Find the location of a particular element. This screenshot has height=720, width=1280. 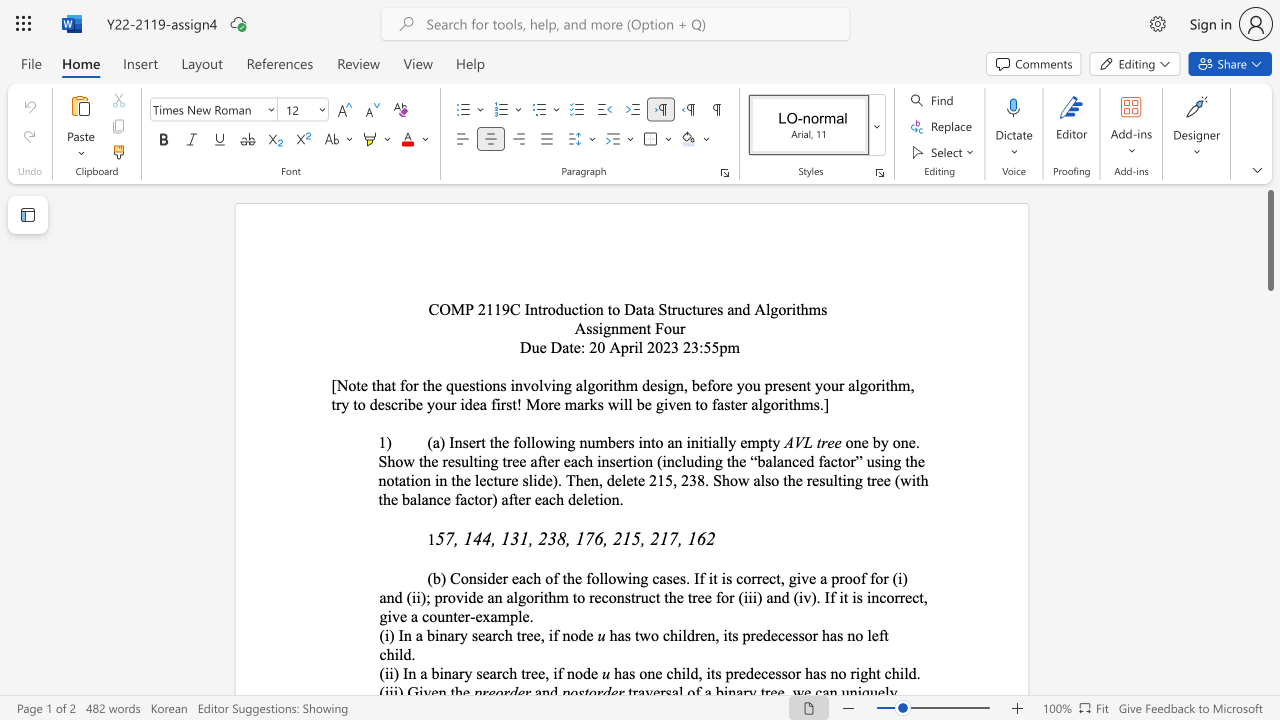

the scrollbar to scroll the page down is located at coordinates (1269, 370).